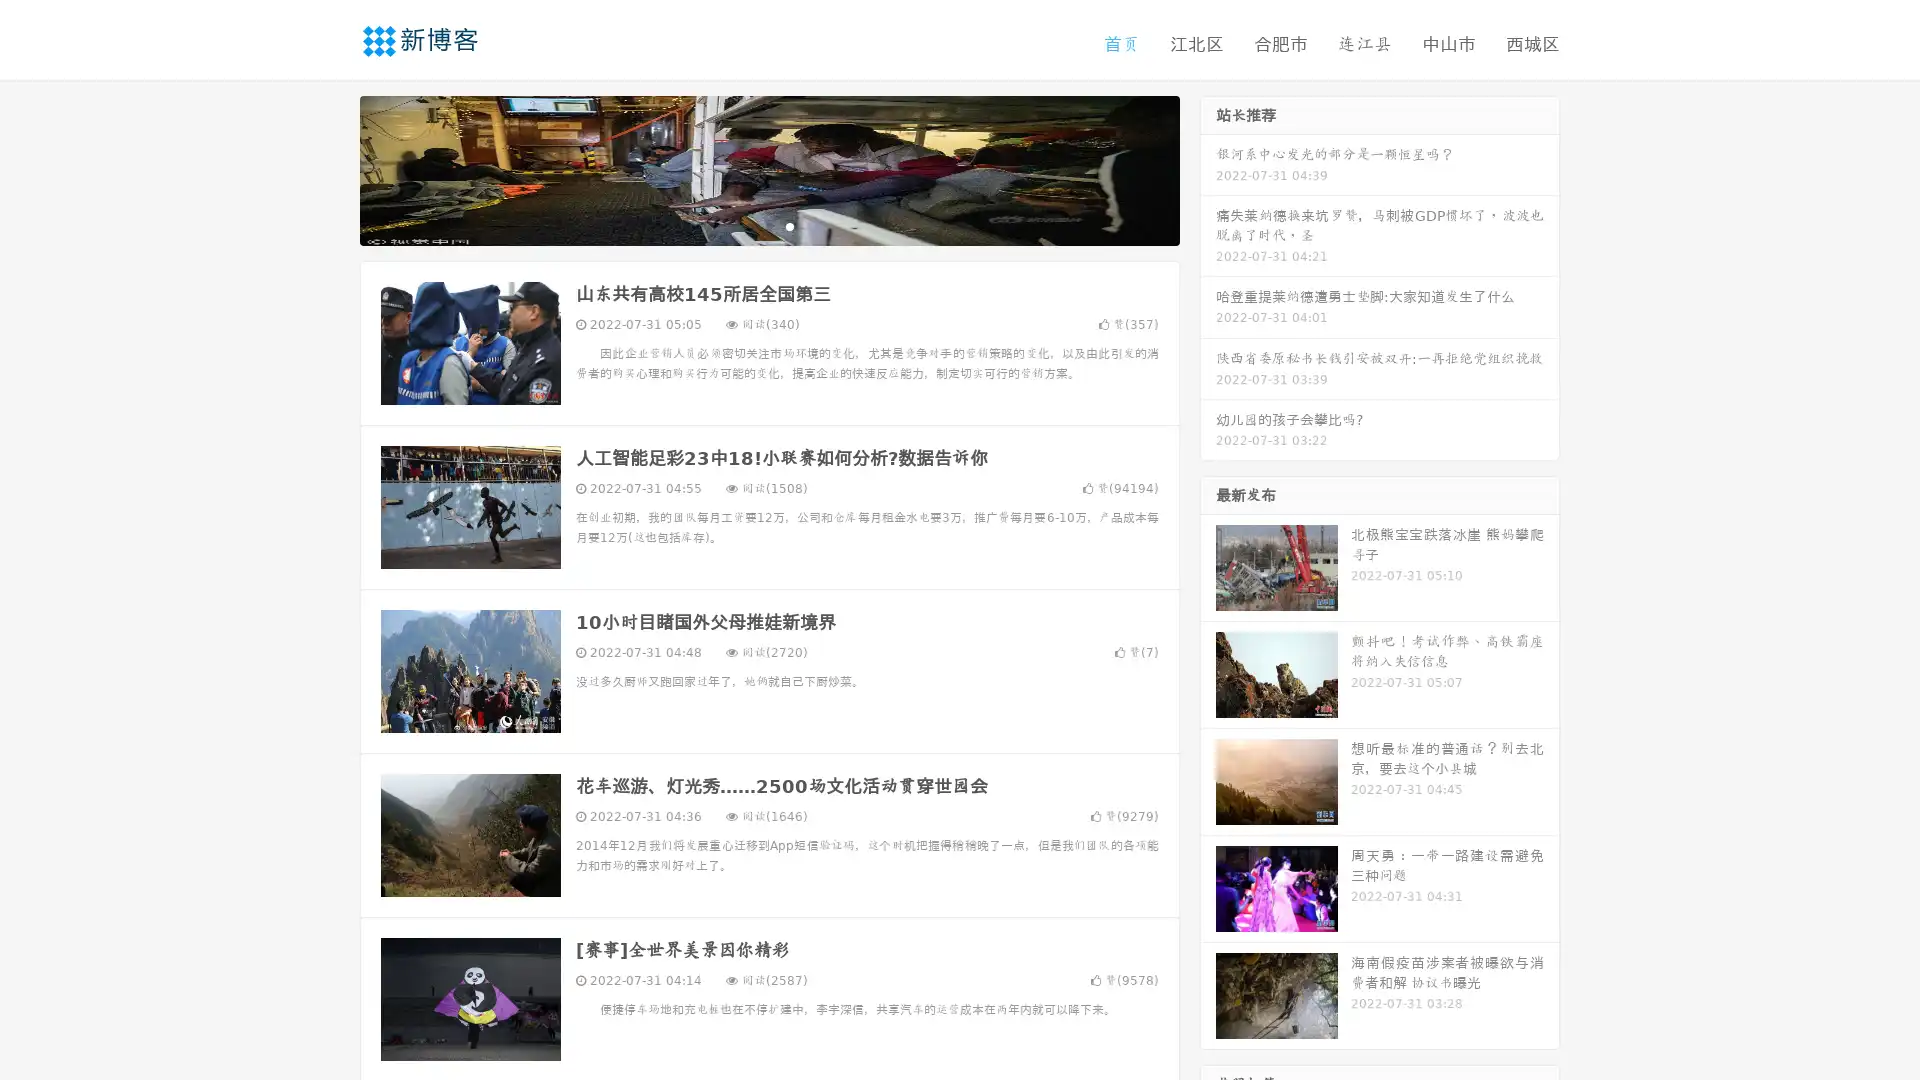  I want to click on Go to slide 3, so click(789, 225).